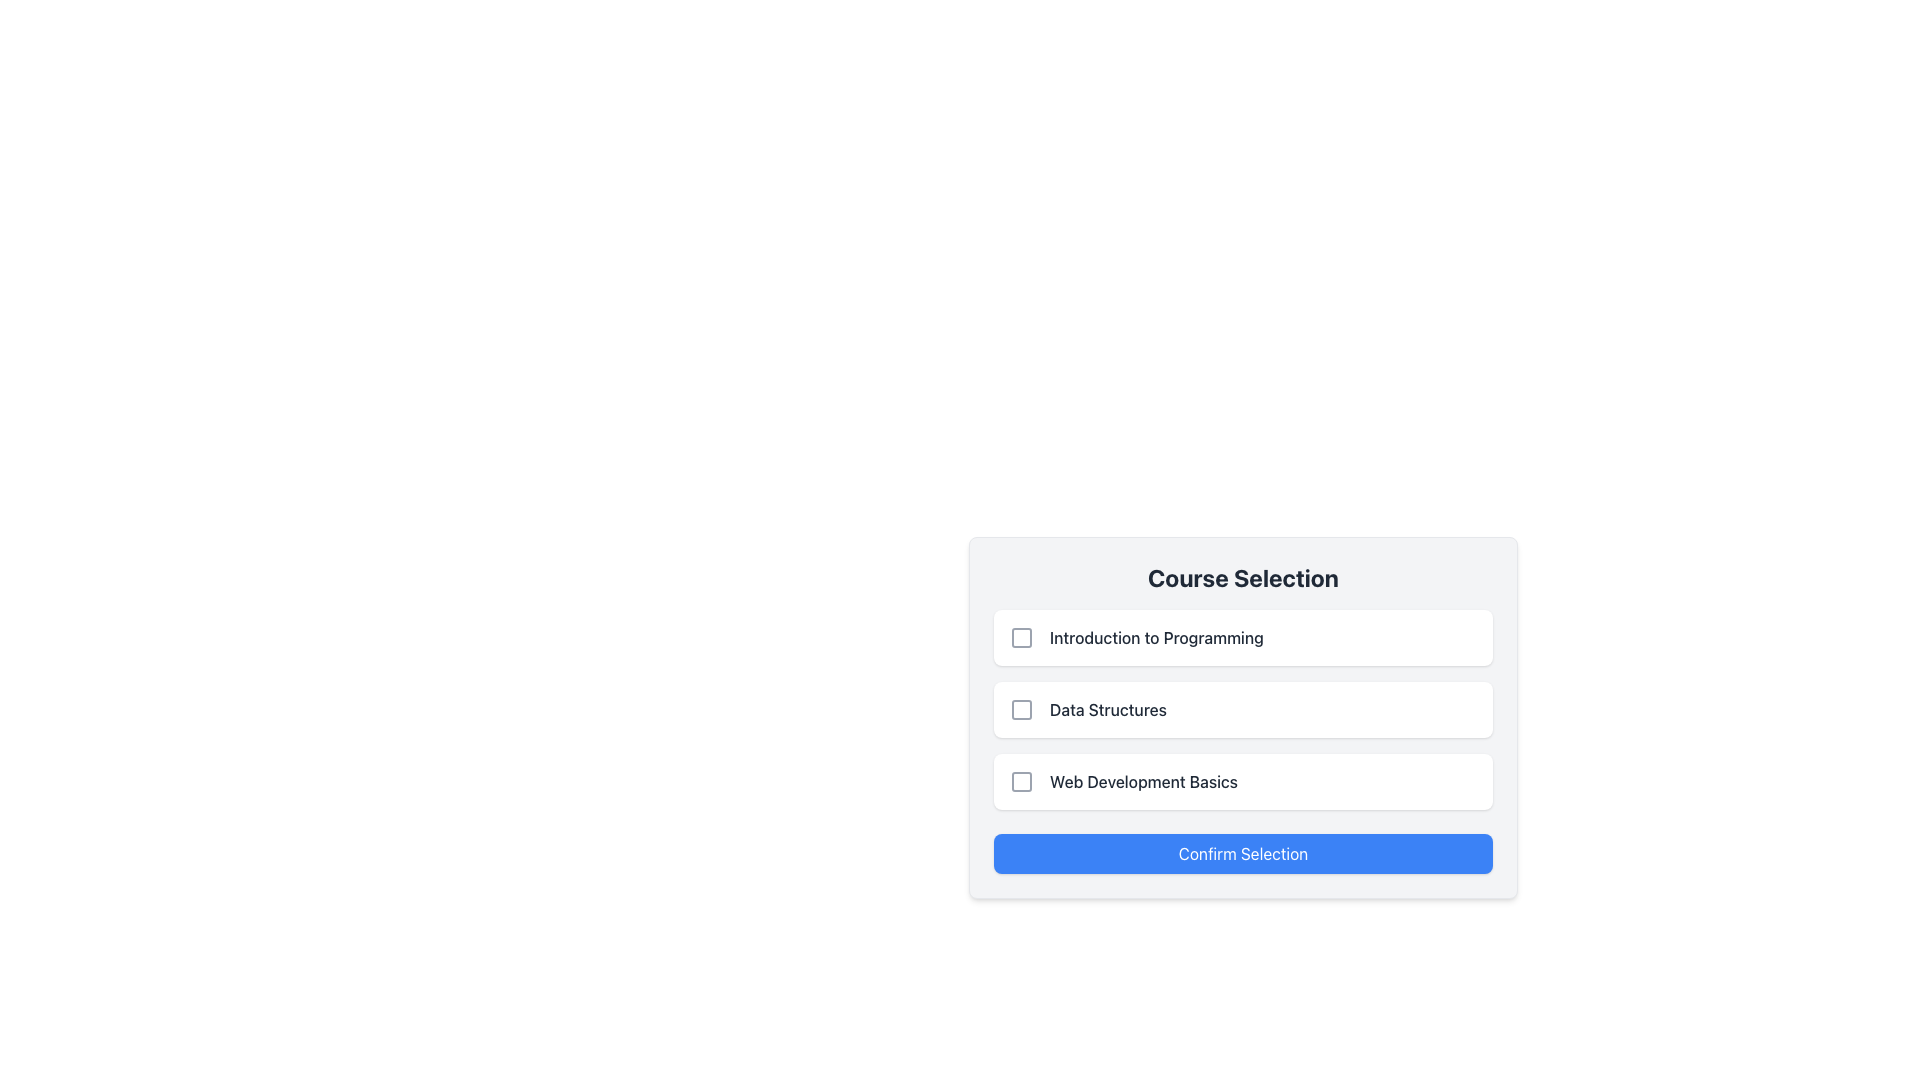 This screenshot has height=1080, width=1920. I want to click on the unselected checkbox, so click(1022, 781).